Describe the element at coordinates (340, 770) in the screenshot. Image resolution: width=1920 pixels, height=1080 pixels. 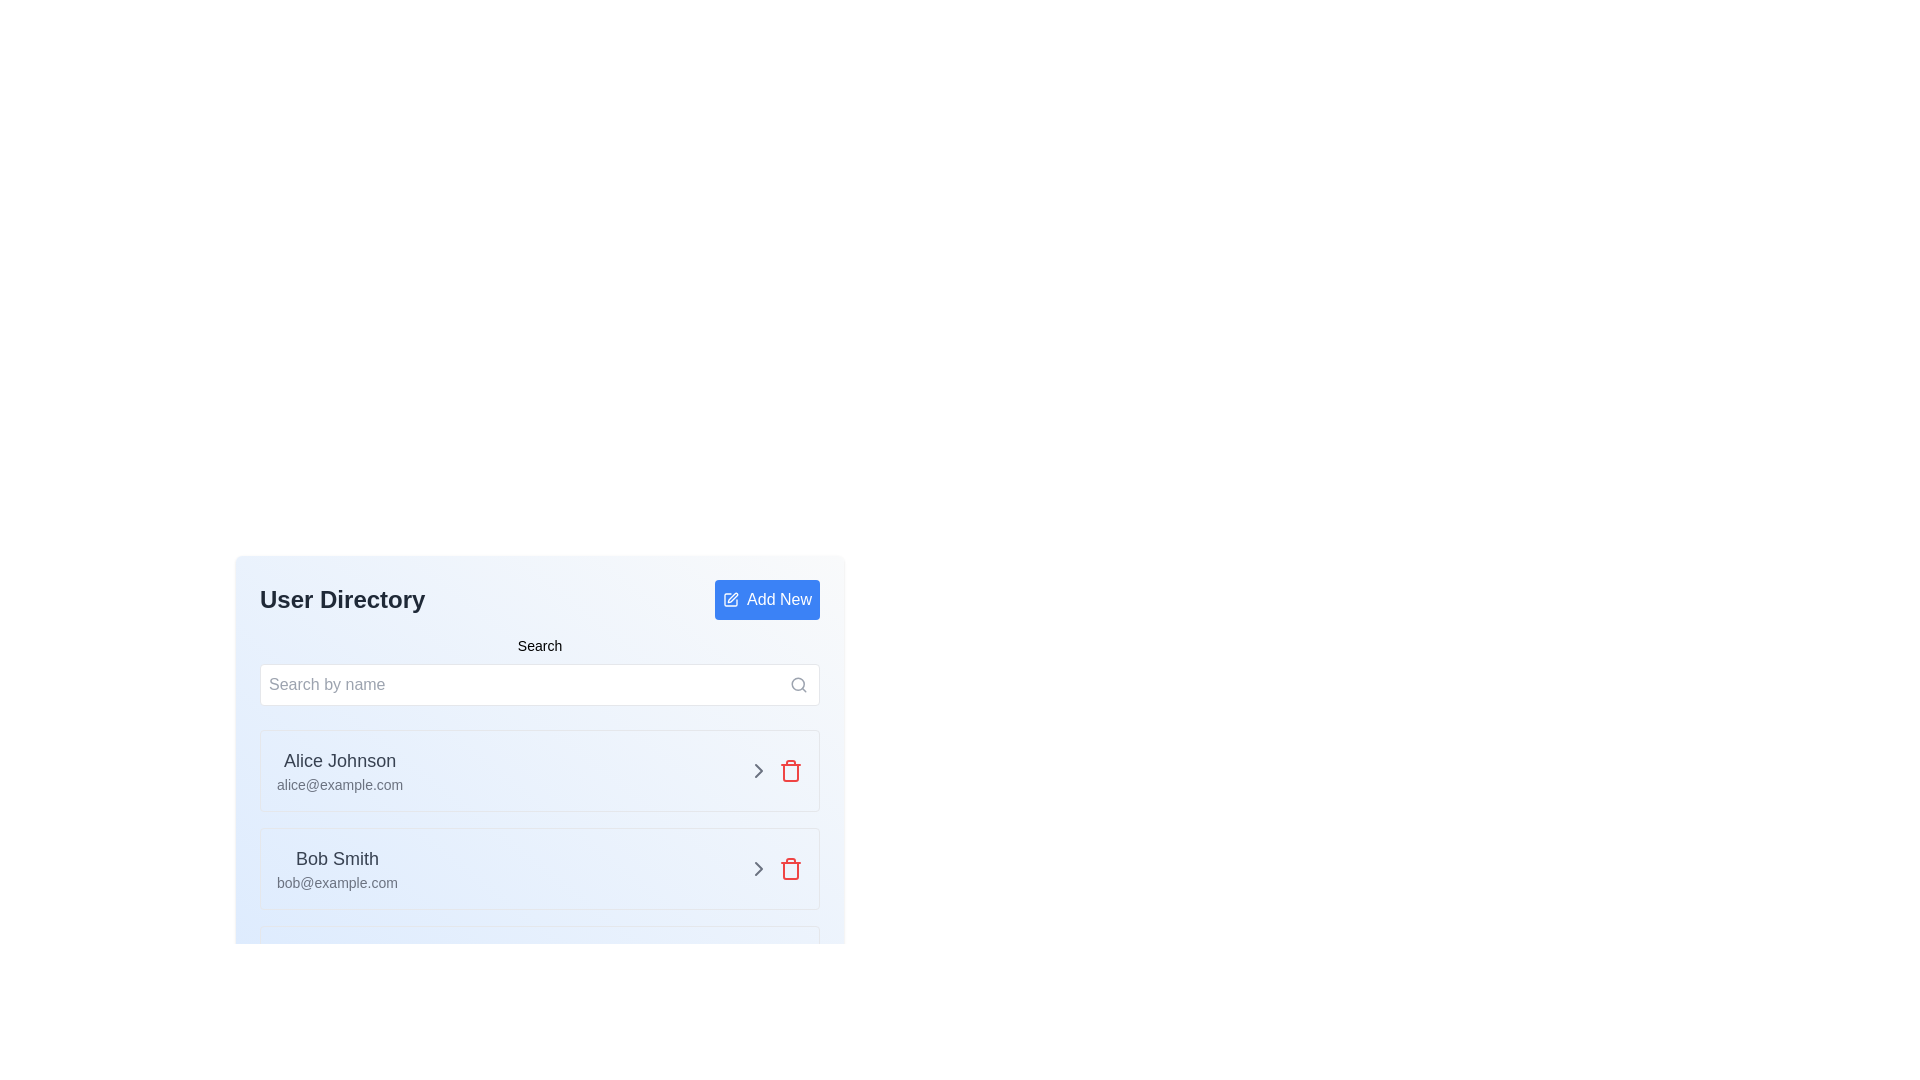
I see `displayed information of the text block containing the name 'Alice Johnson' and email 'alice@example.com', located in the 'User Directory' section under the 'Search by name' input field` at that location.